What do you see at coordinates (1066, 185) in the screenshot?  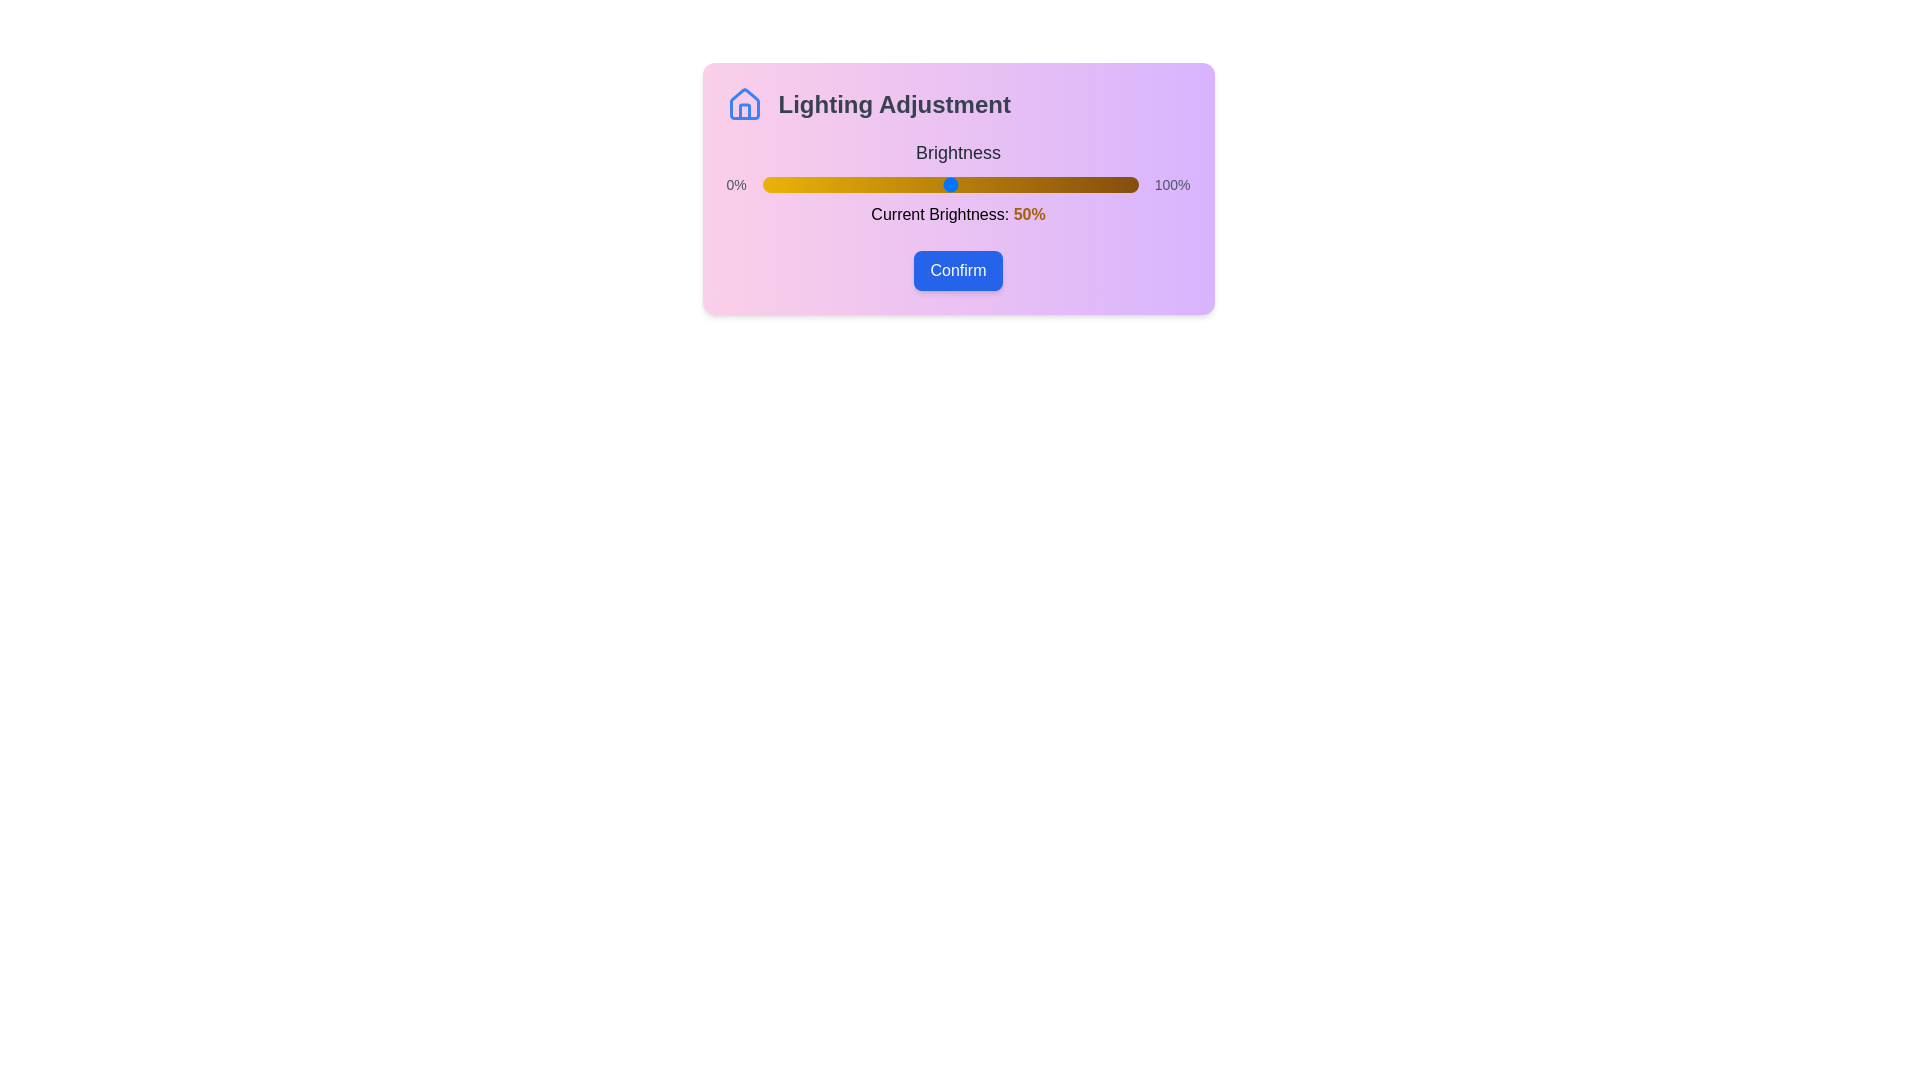 I see `the brightness slider to 81%` at bounding box center [1066, 185].